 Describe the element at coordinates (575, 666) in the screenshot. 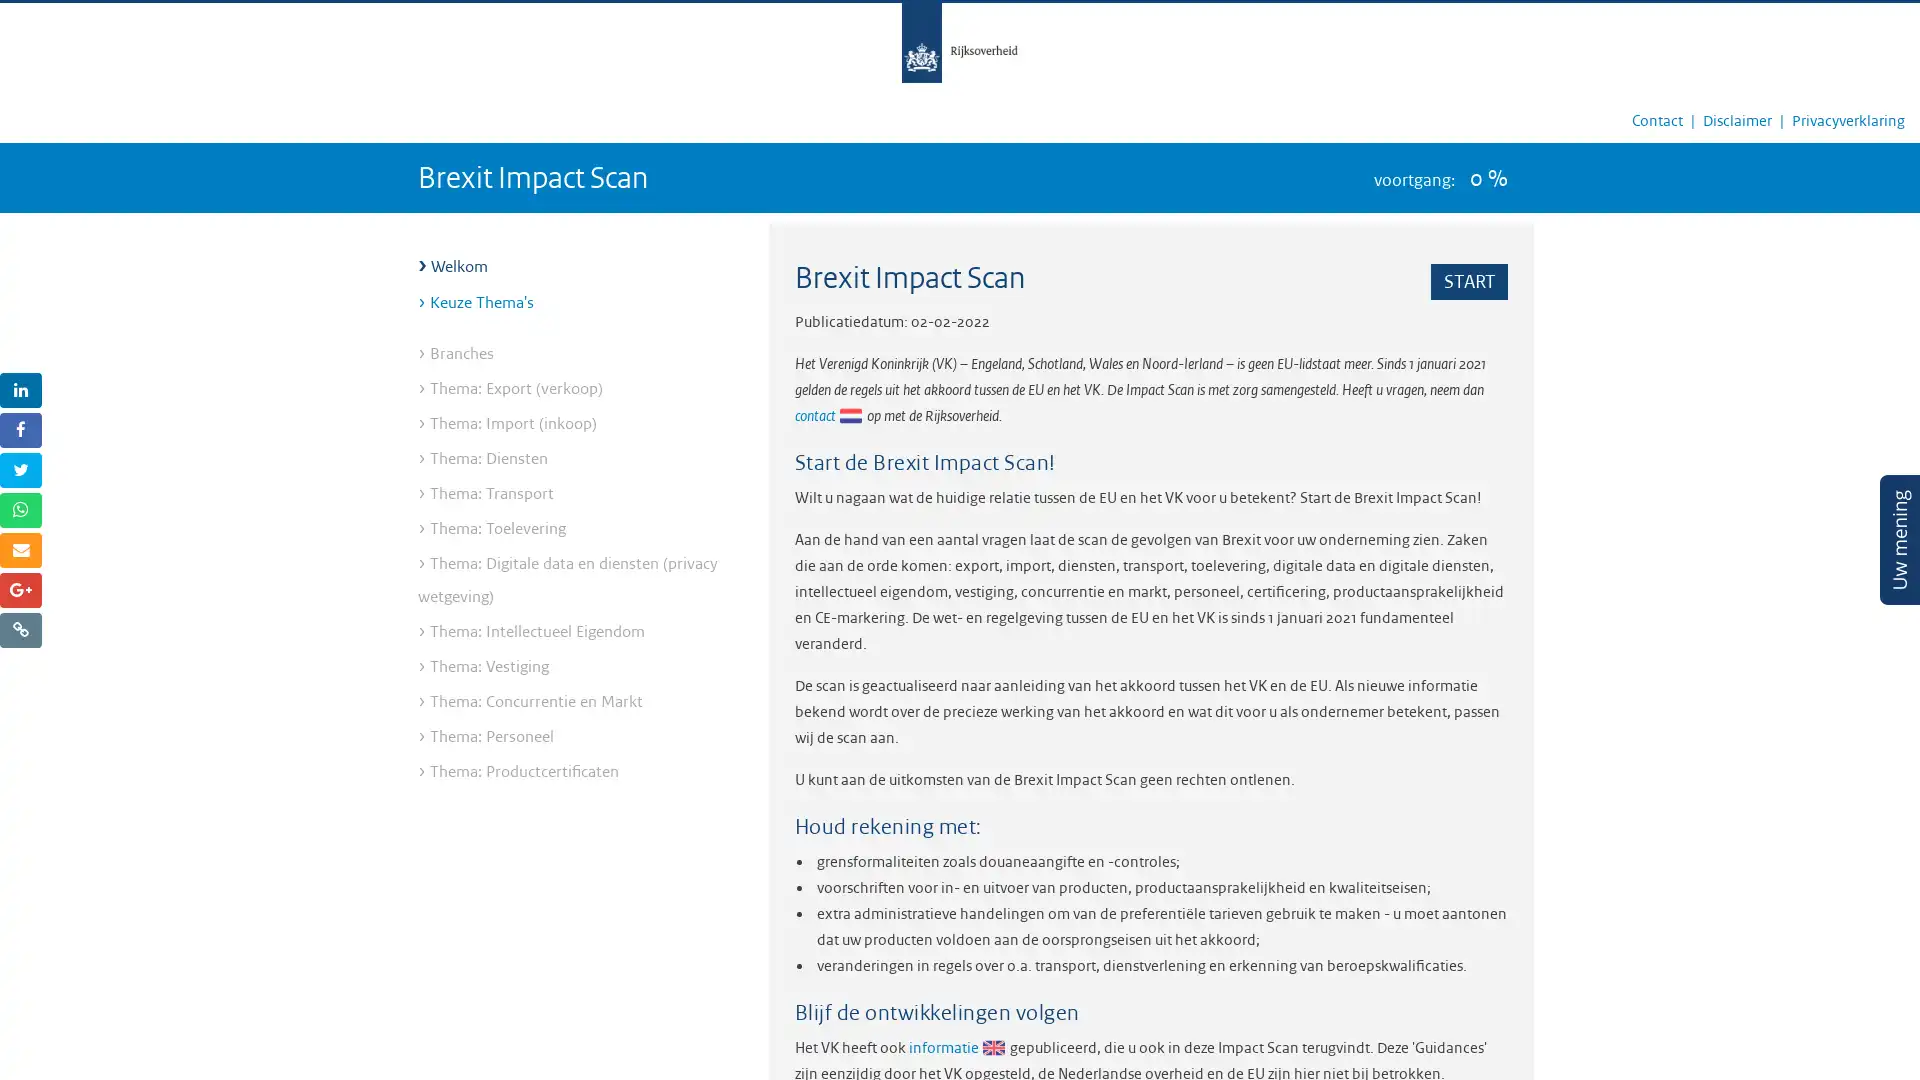

I see `Thema: Vestiging` at that location.